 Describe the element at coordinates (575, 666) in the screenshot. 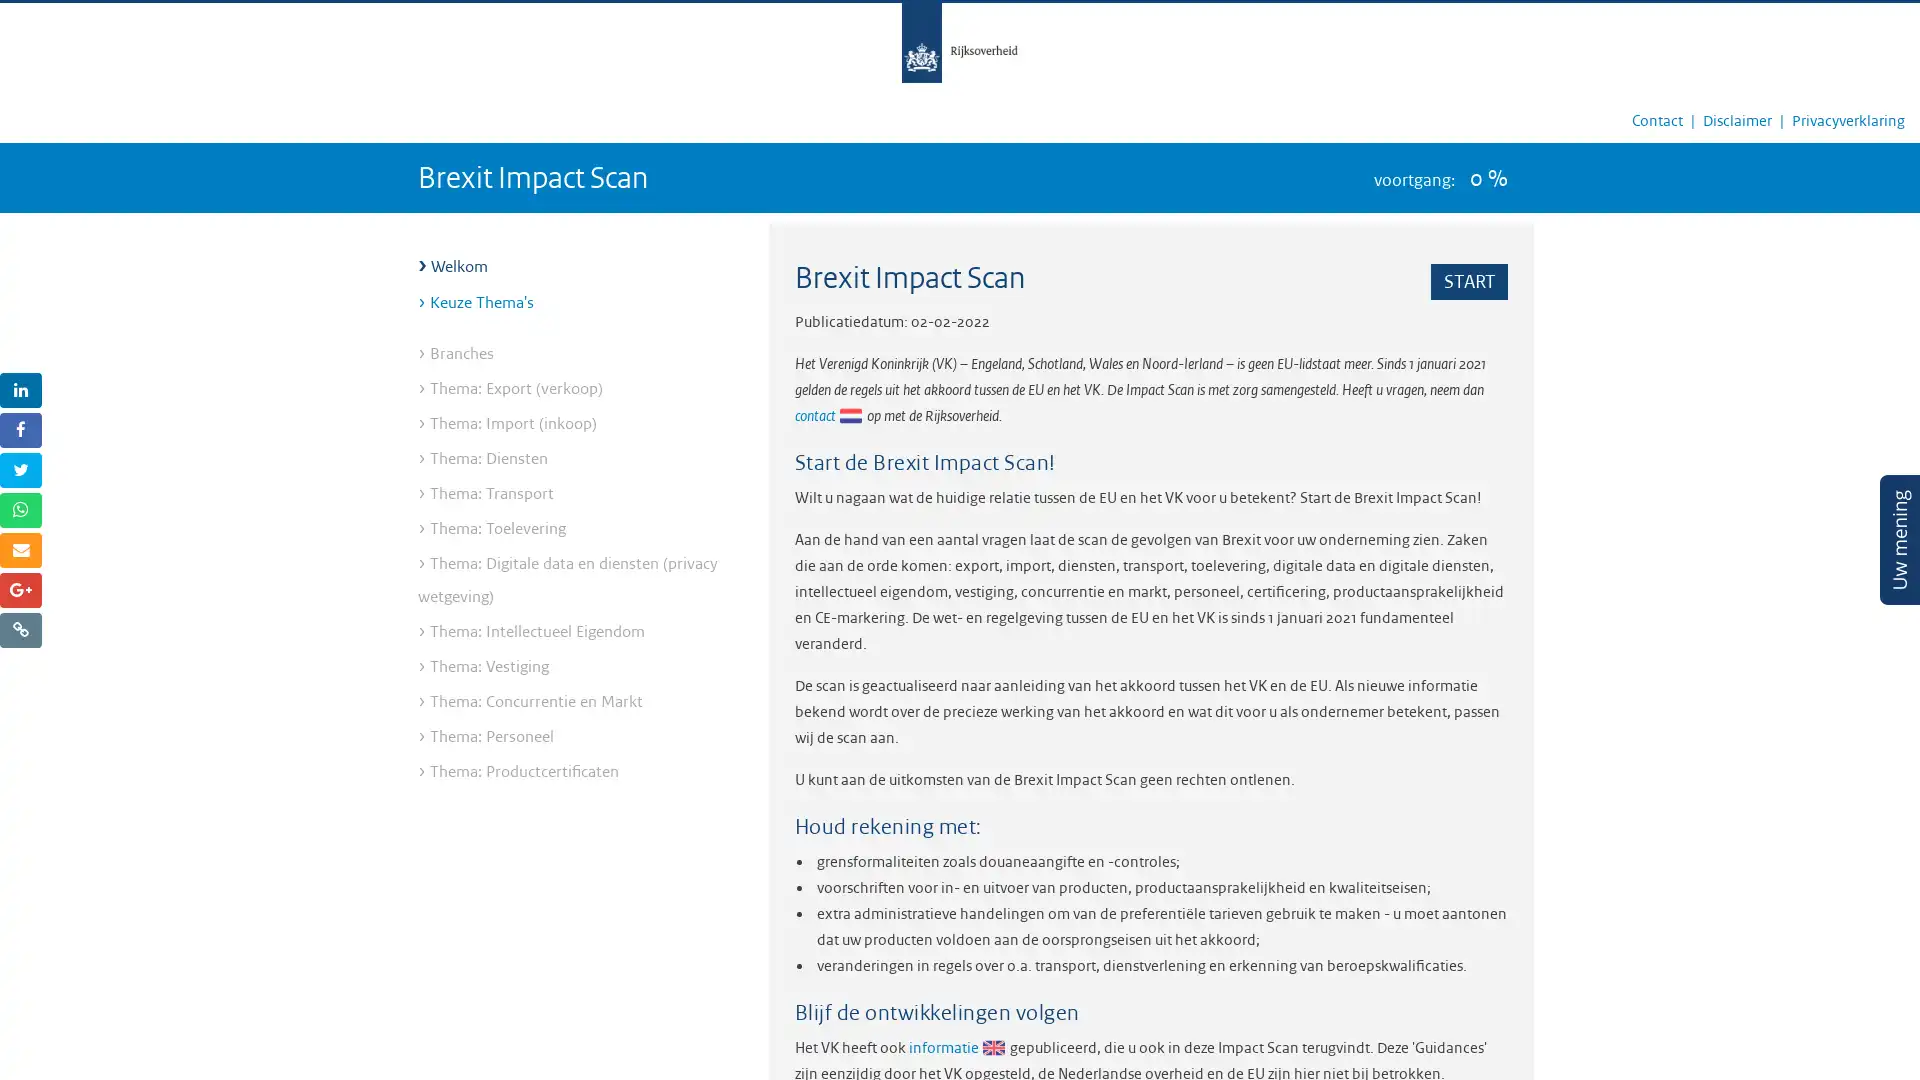

I see `Thema: Vestiging` at that location.